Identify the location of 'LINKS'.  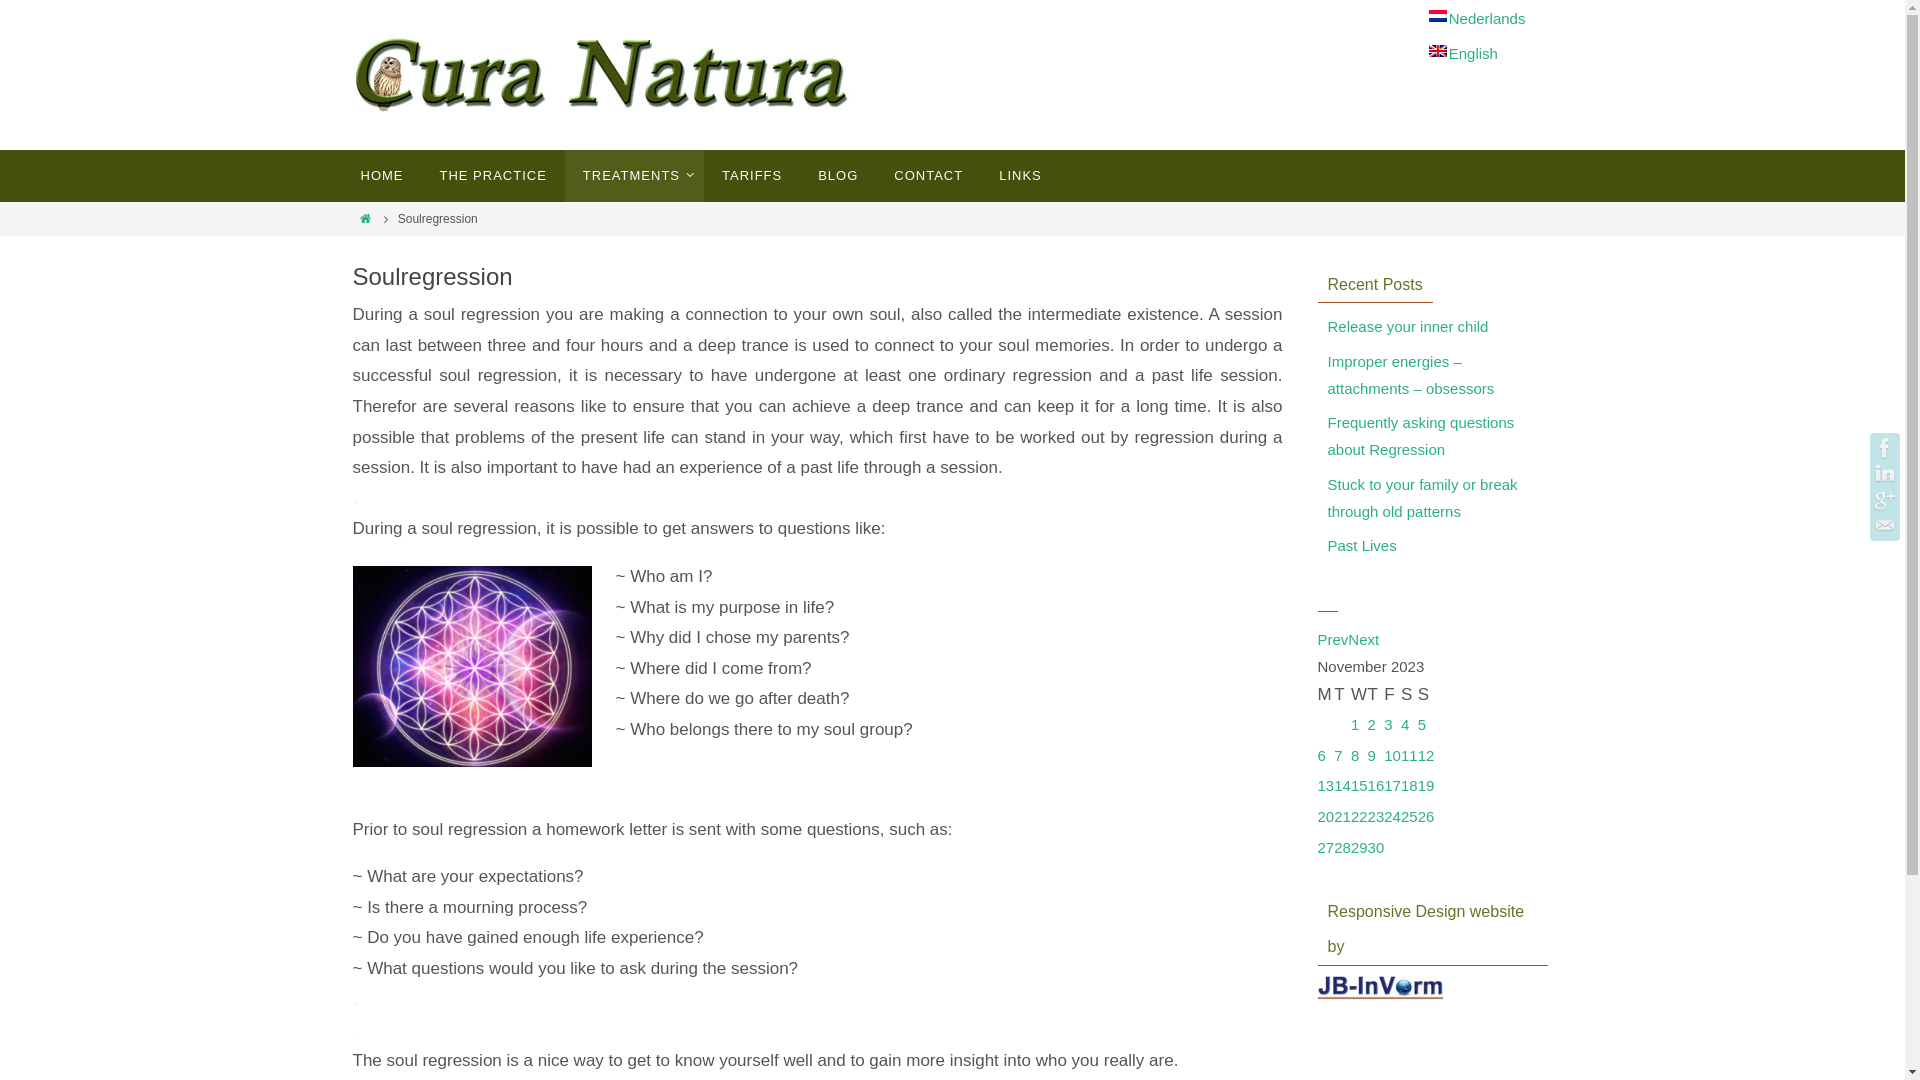
(1020, 175).